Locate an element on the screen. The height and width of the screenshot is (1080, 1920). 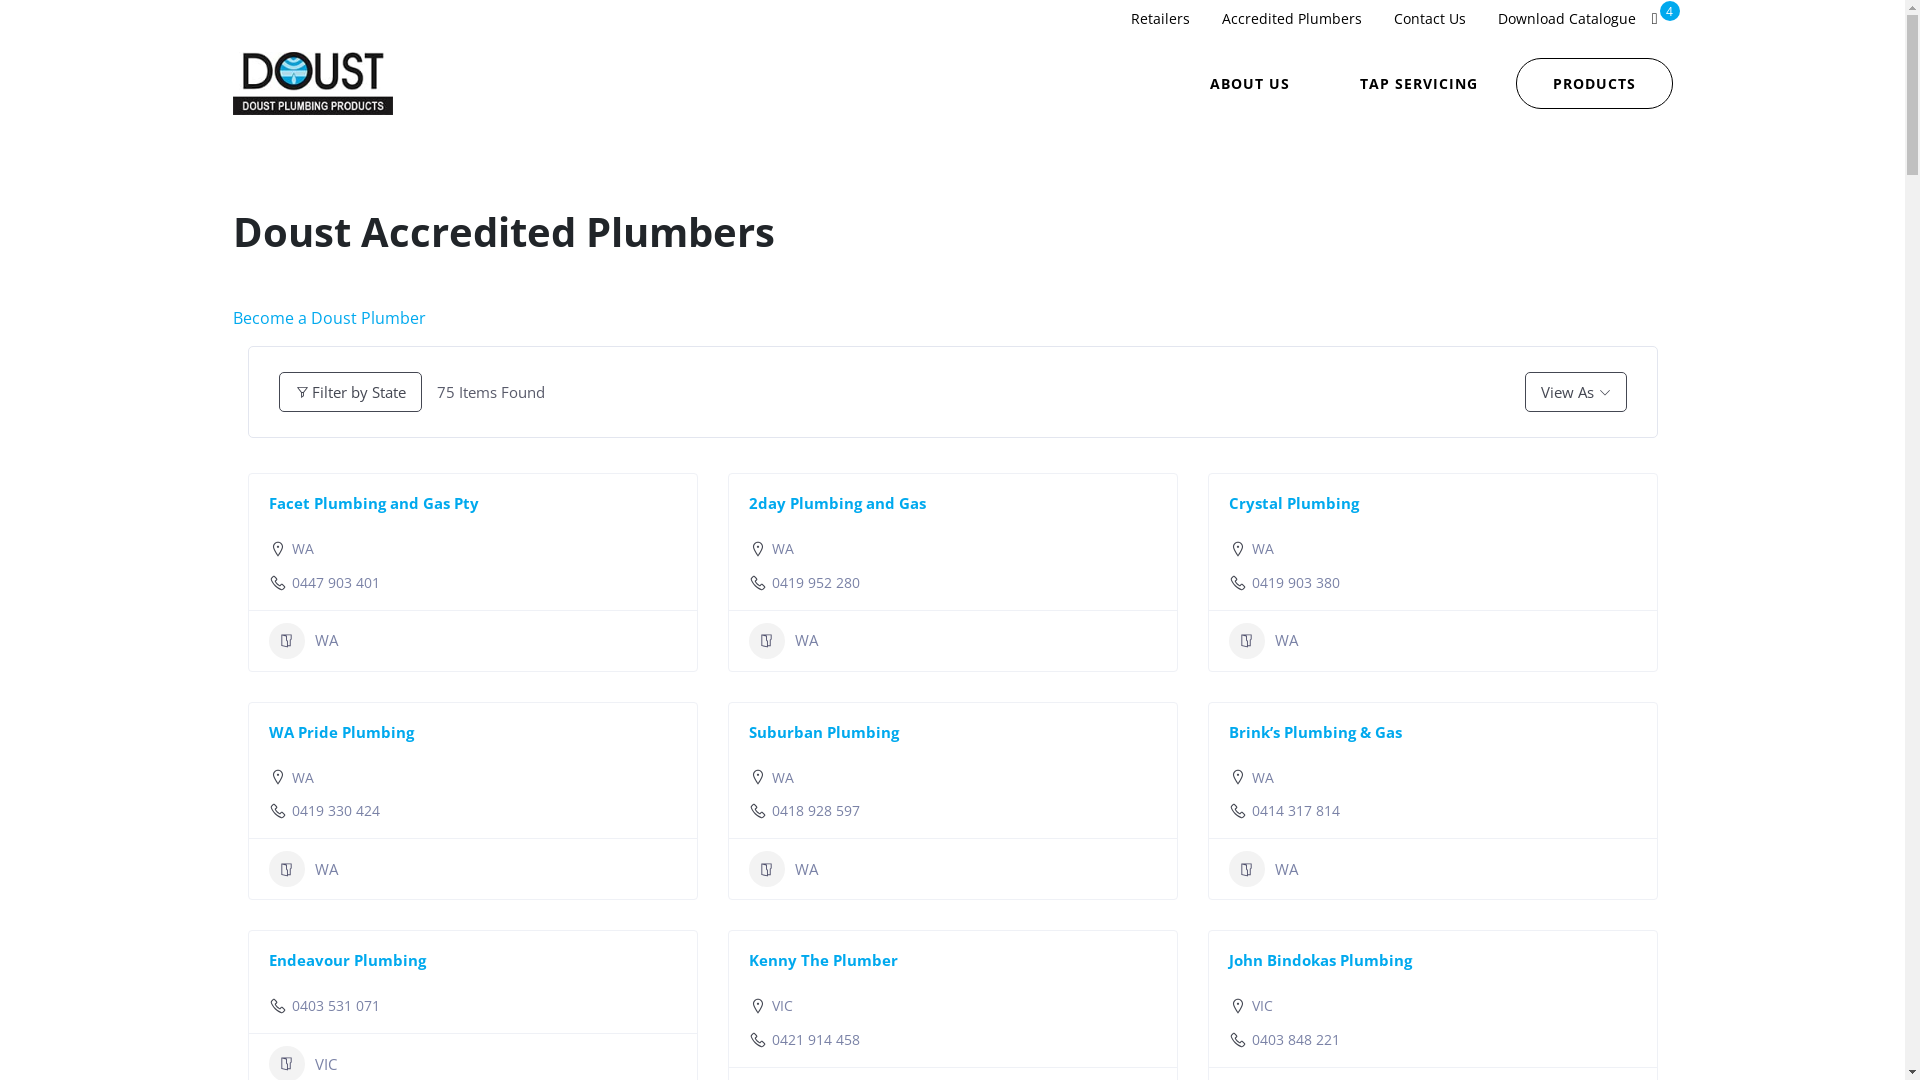
'4' is located at coordinates (1655, 18).